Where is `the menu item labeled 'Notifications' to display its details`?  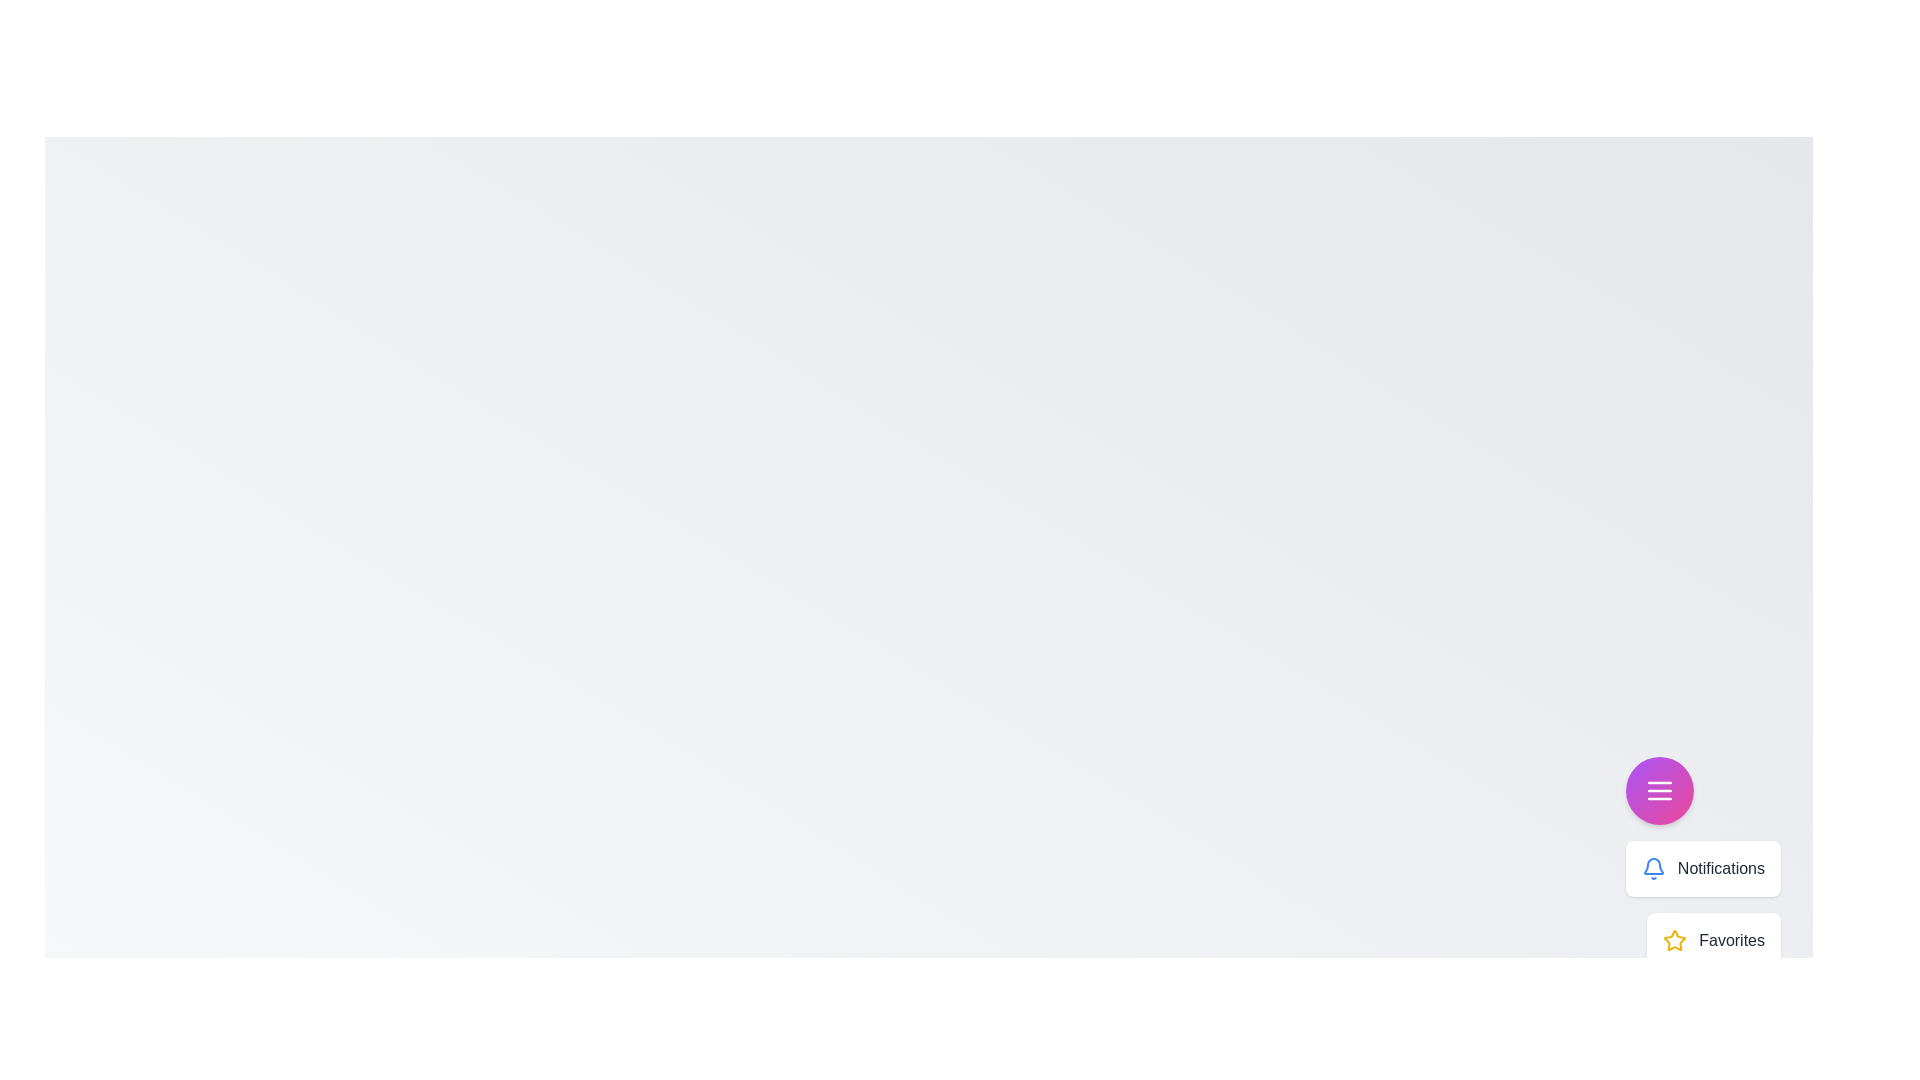 the menu item labeled 'Notifications' to display its details is located at coordinates (1702, 867).